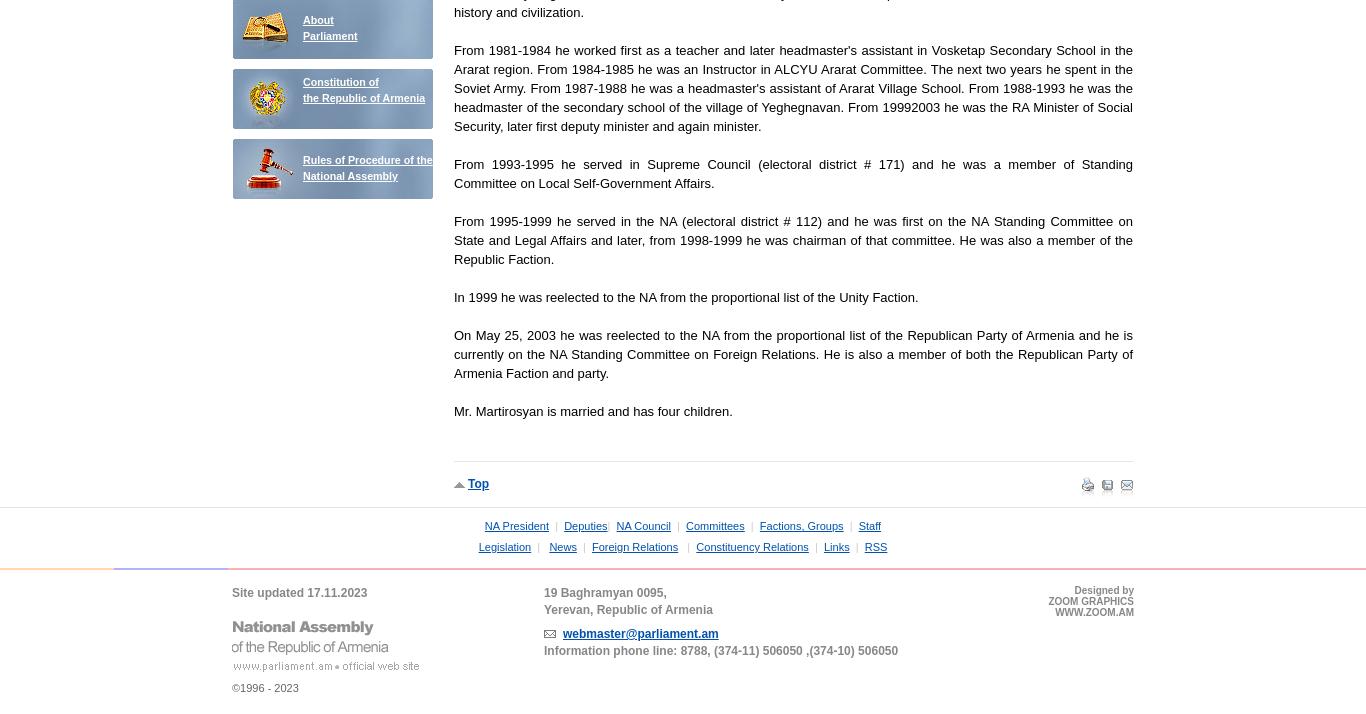 The image size is (1366, 714). I want to click on 'From 1995-1999 he served in the NA (electoral district # 112) and he was first on the NA Standing Committee on State and Legal Affairs and later, from 1998-1999 he was chairman of that committee. He was also a member of the Republic Faction.', so click(793, 239).